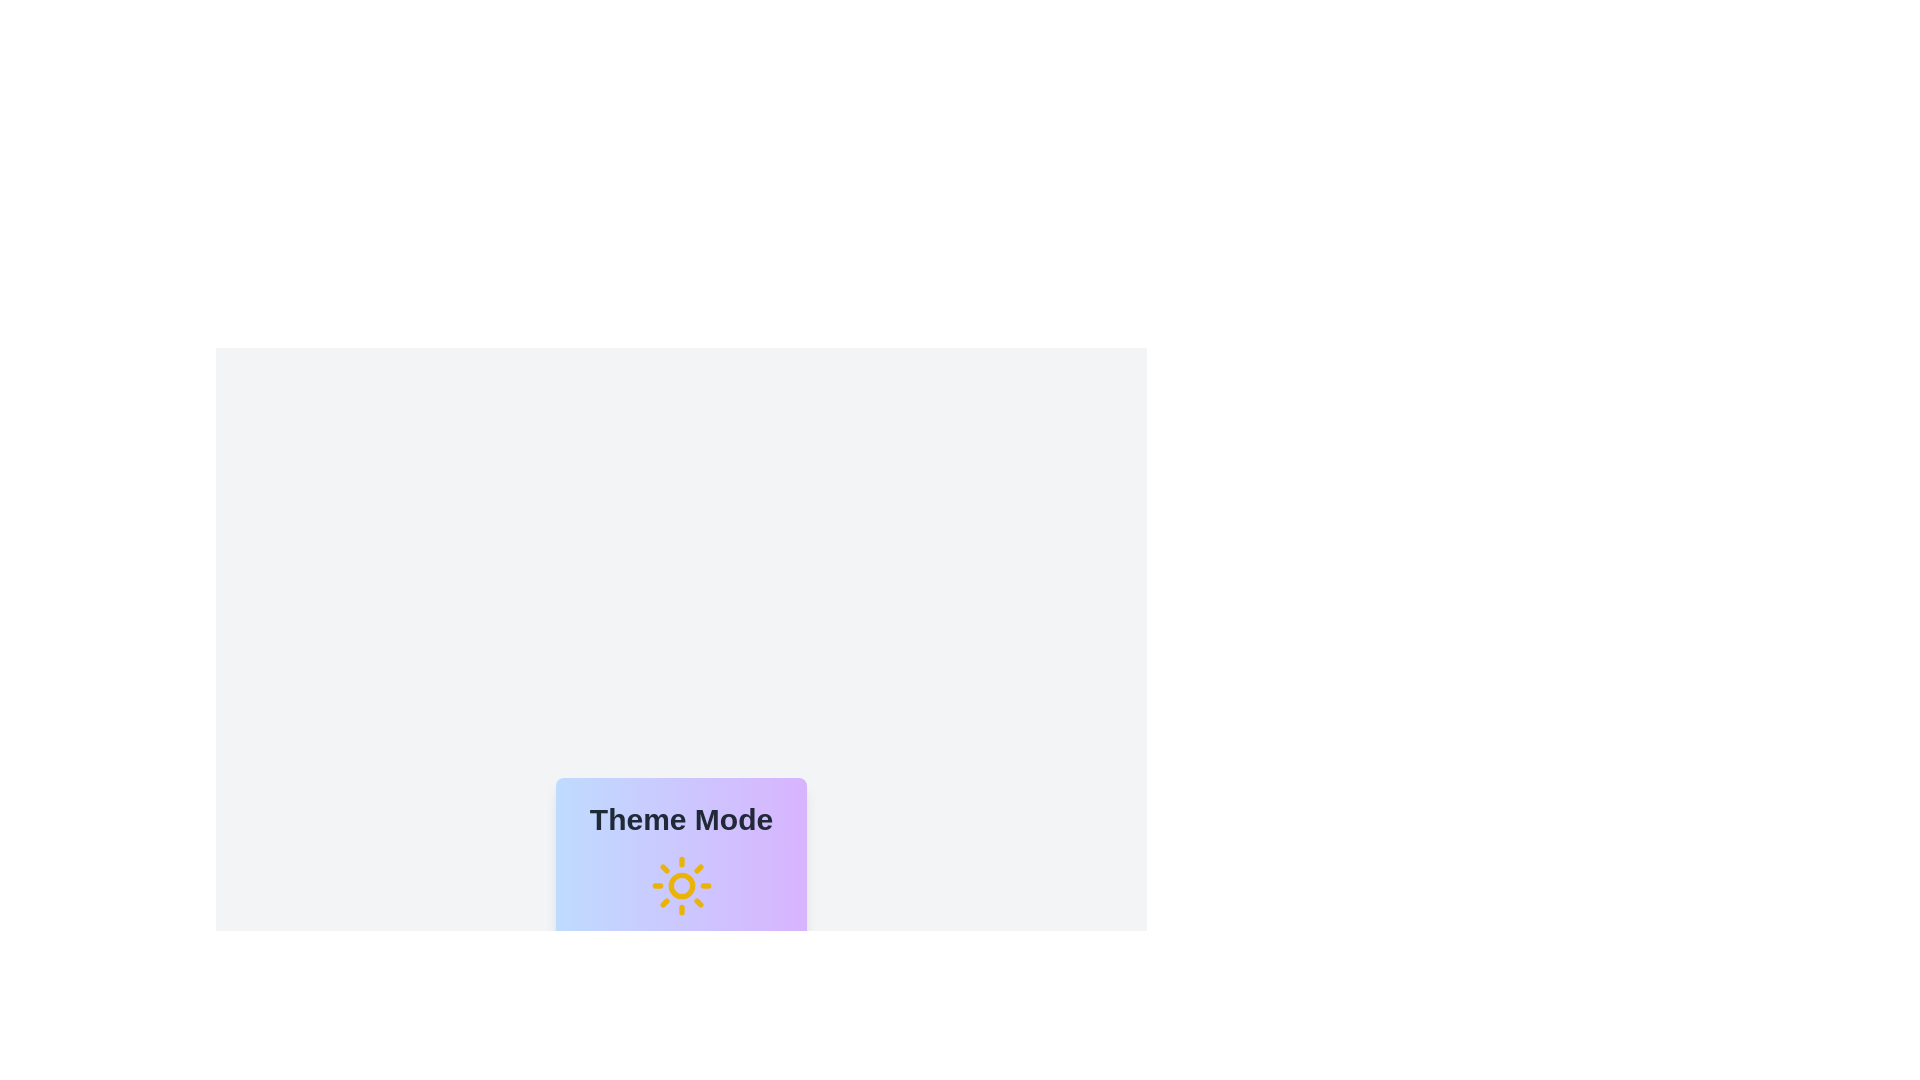 The height and width of the screenshot is (1080, 1920). Describe the element at coordinates (681, 885) in the screenshot. I see `the sun icon to inspect its properties` at that location.